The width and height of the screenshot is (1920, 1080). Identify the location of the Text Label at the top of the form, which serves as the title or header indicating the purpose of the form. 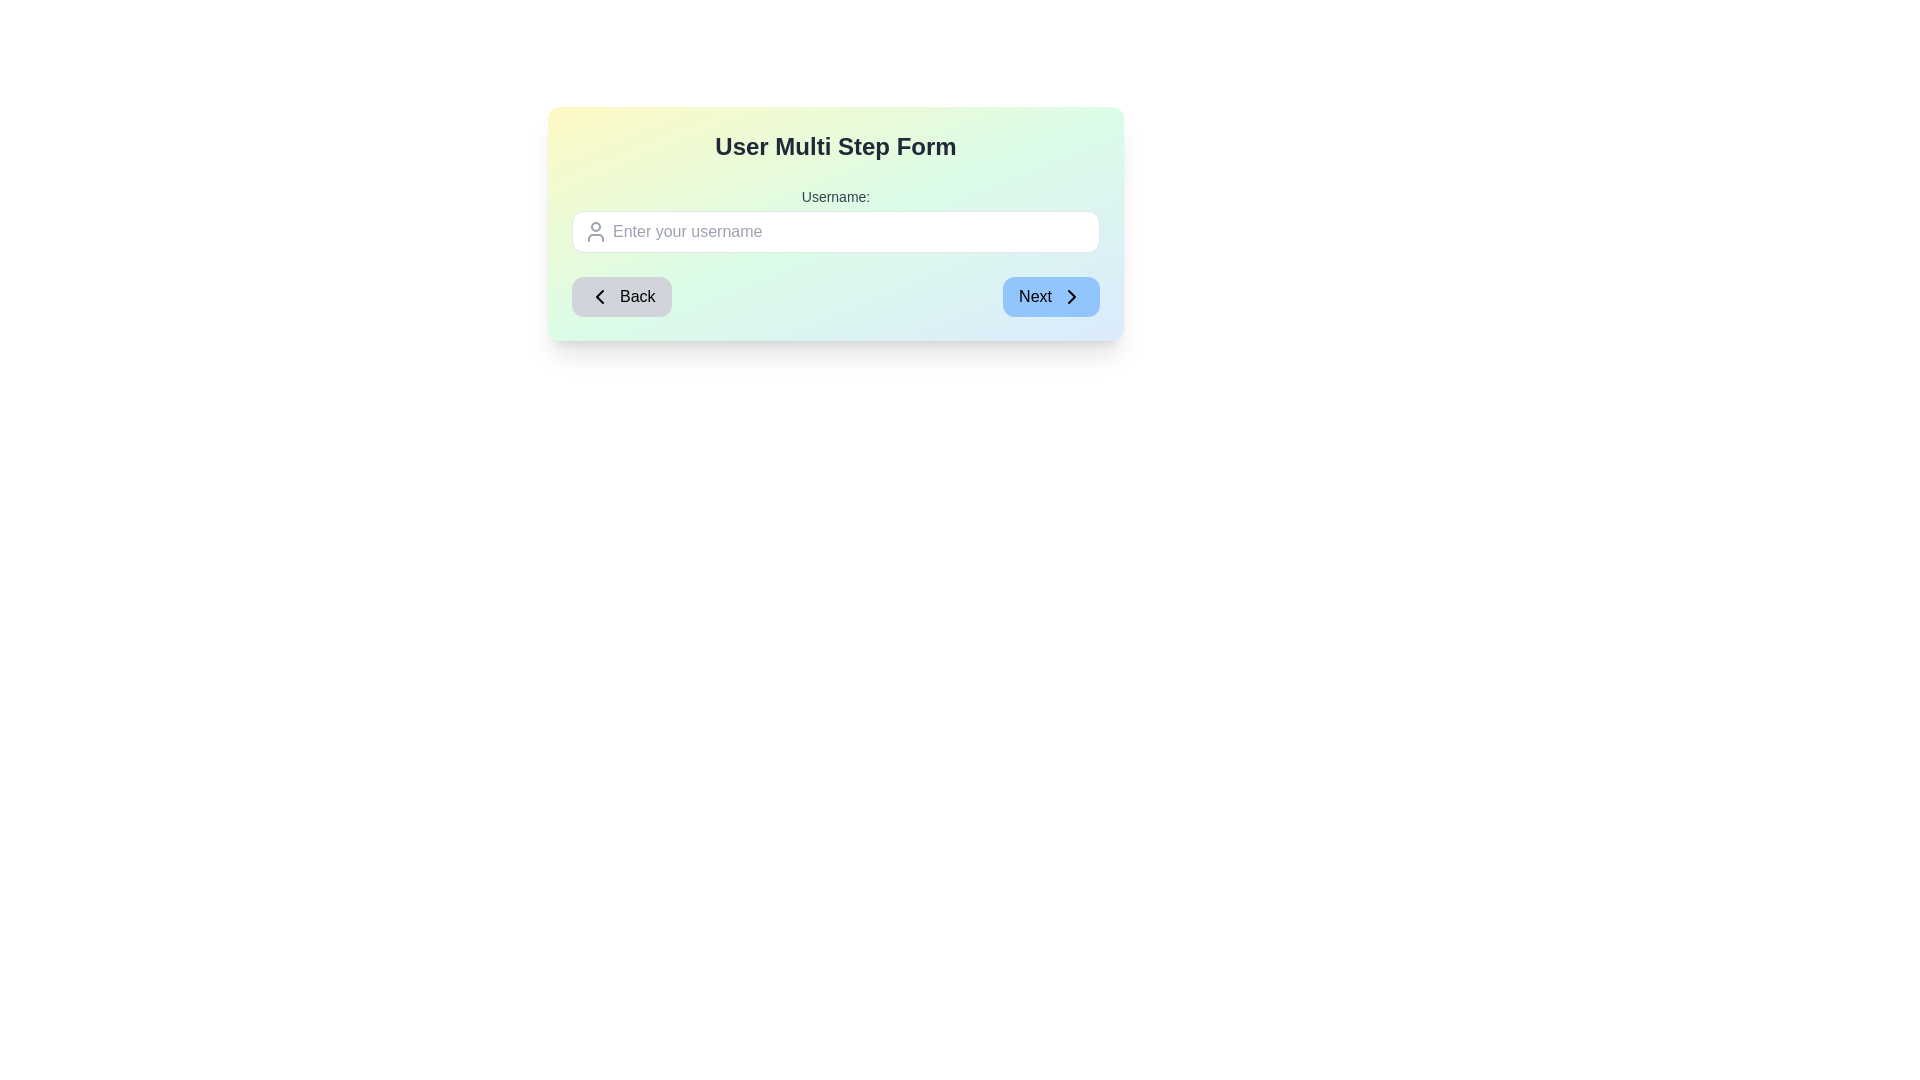
(835, 145).